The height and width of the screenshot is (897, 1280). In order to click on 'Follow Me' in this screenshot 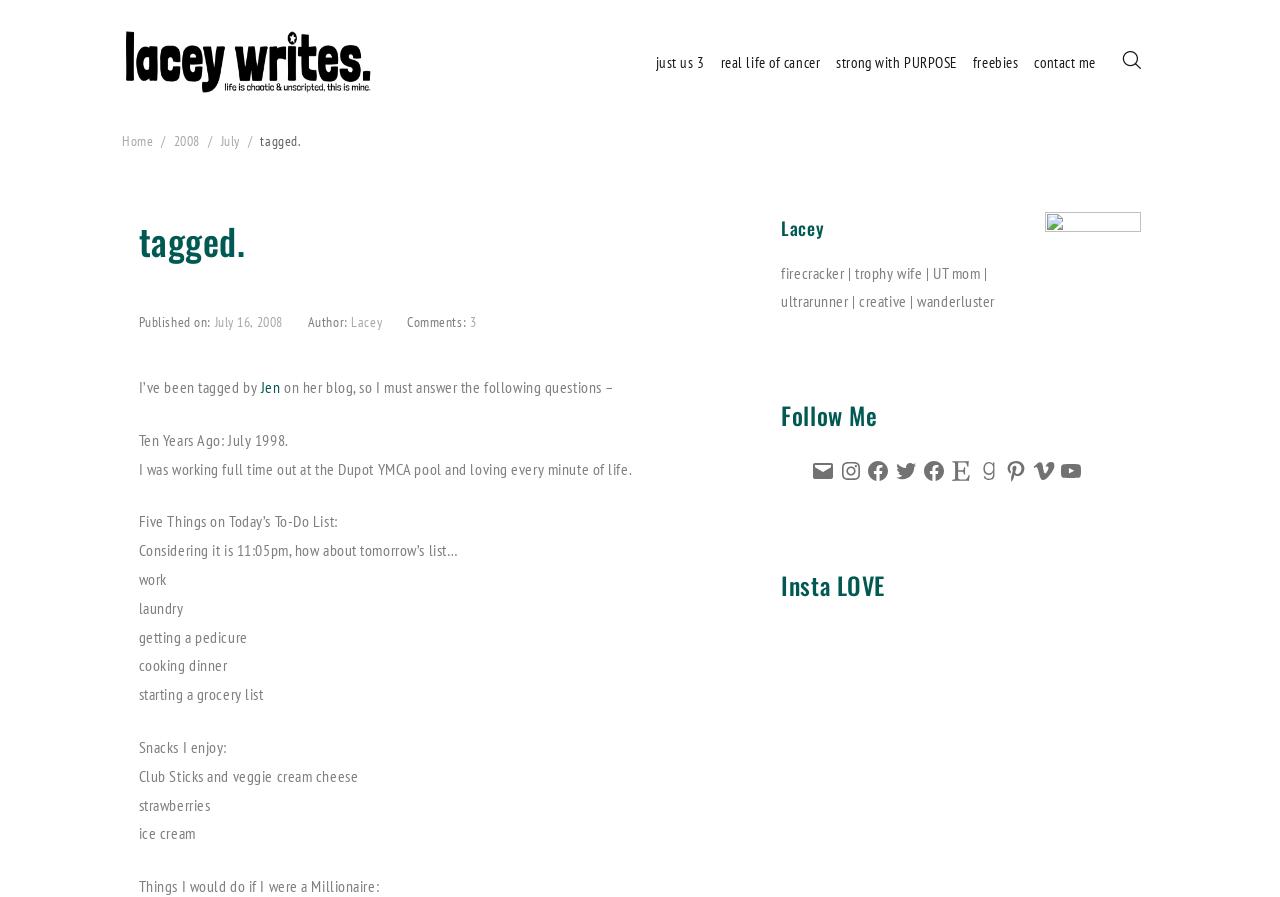, I will do `click(780, 414)`.